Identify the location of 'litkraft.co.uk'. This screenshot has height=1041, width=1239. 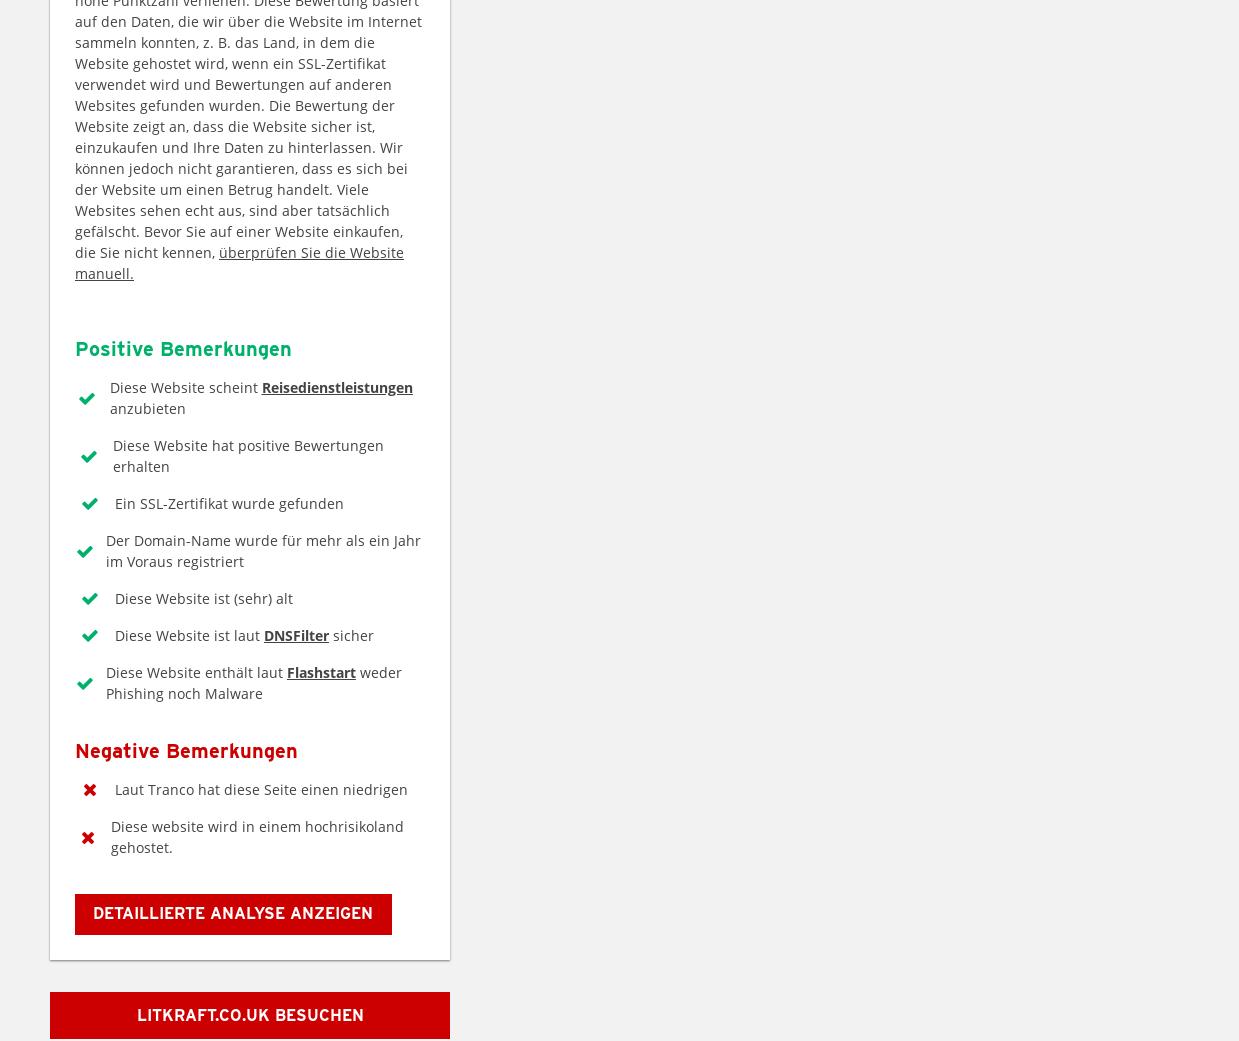
(136, 1014).